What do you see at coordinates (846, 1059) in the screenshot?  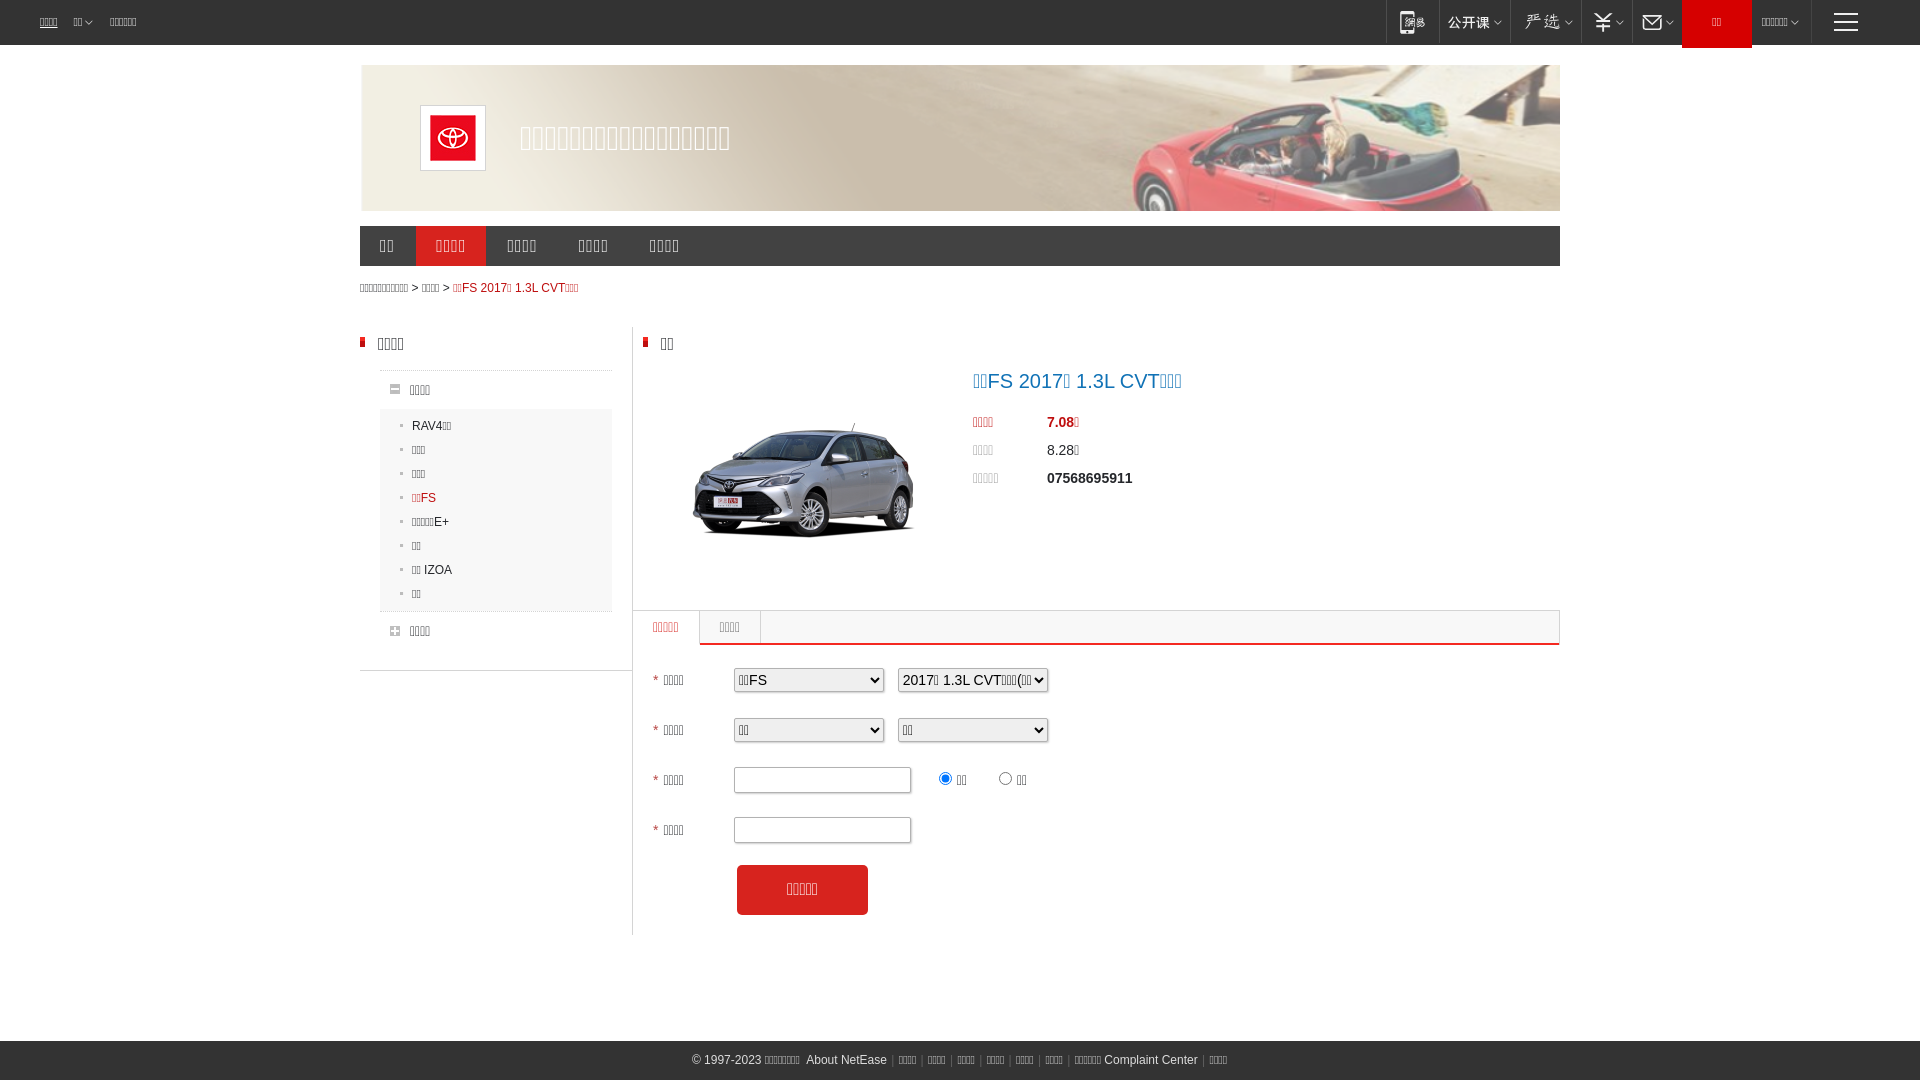 I see `'About NetEase'` at bounding box center [846, 1059].